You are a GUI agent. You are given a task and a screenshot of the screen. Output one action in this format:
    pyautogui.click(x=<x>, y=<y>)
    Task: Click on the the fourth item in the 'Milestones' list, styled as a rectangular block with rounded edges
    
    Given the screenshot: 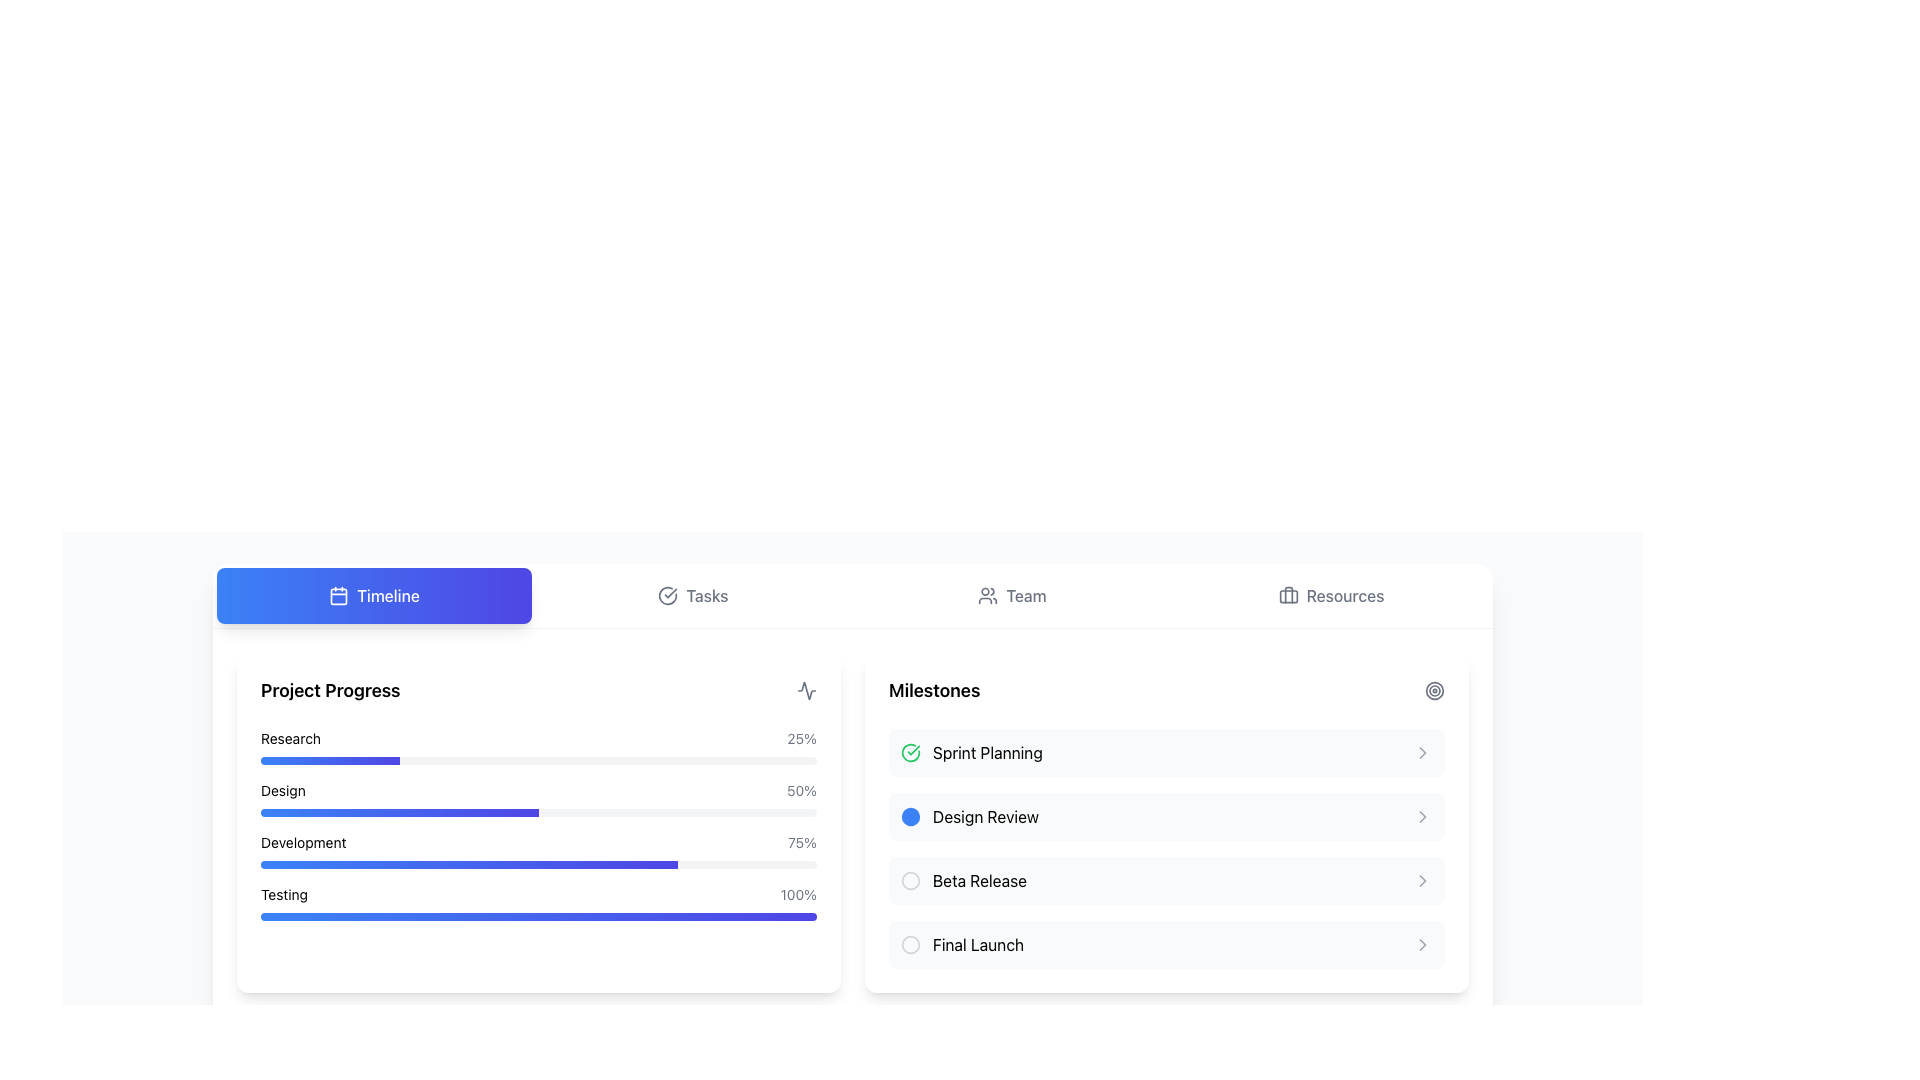 What is the action you would take?
    pyautogui.click(x=1166, y=945)
    